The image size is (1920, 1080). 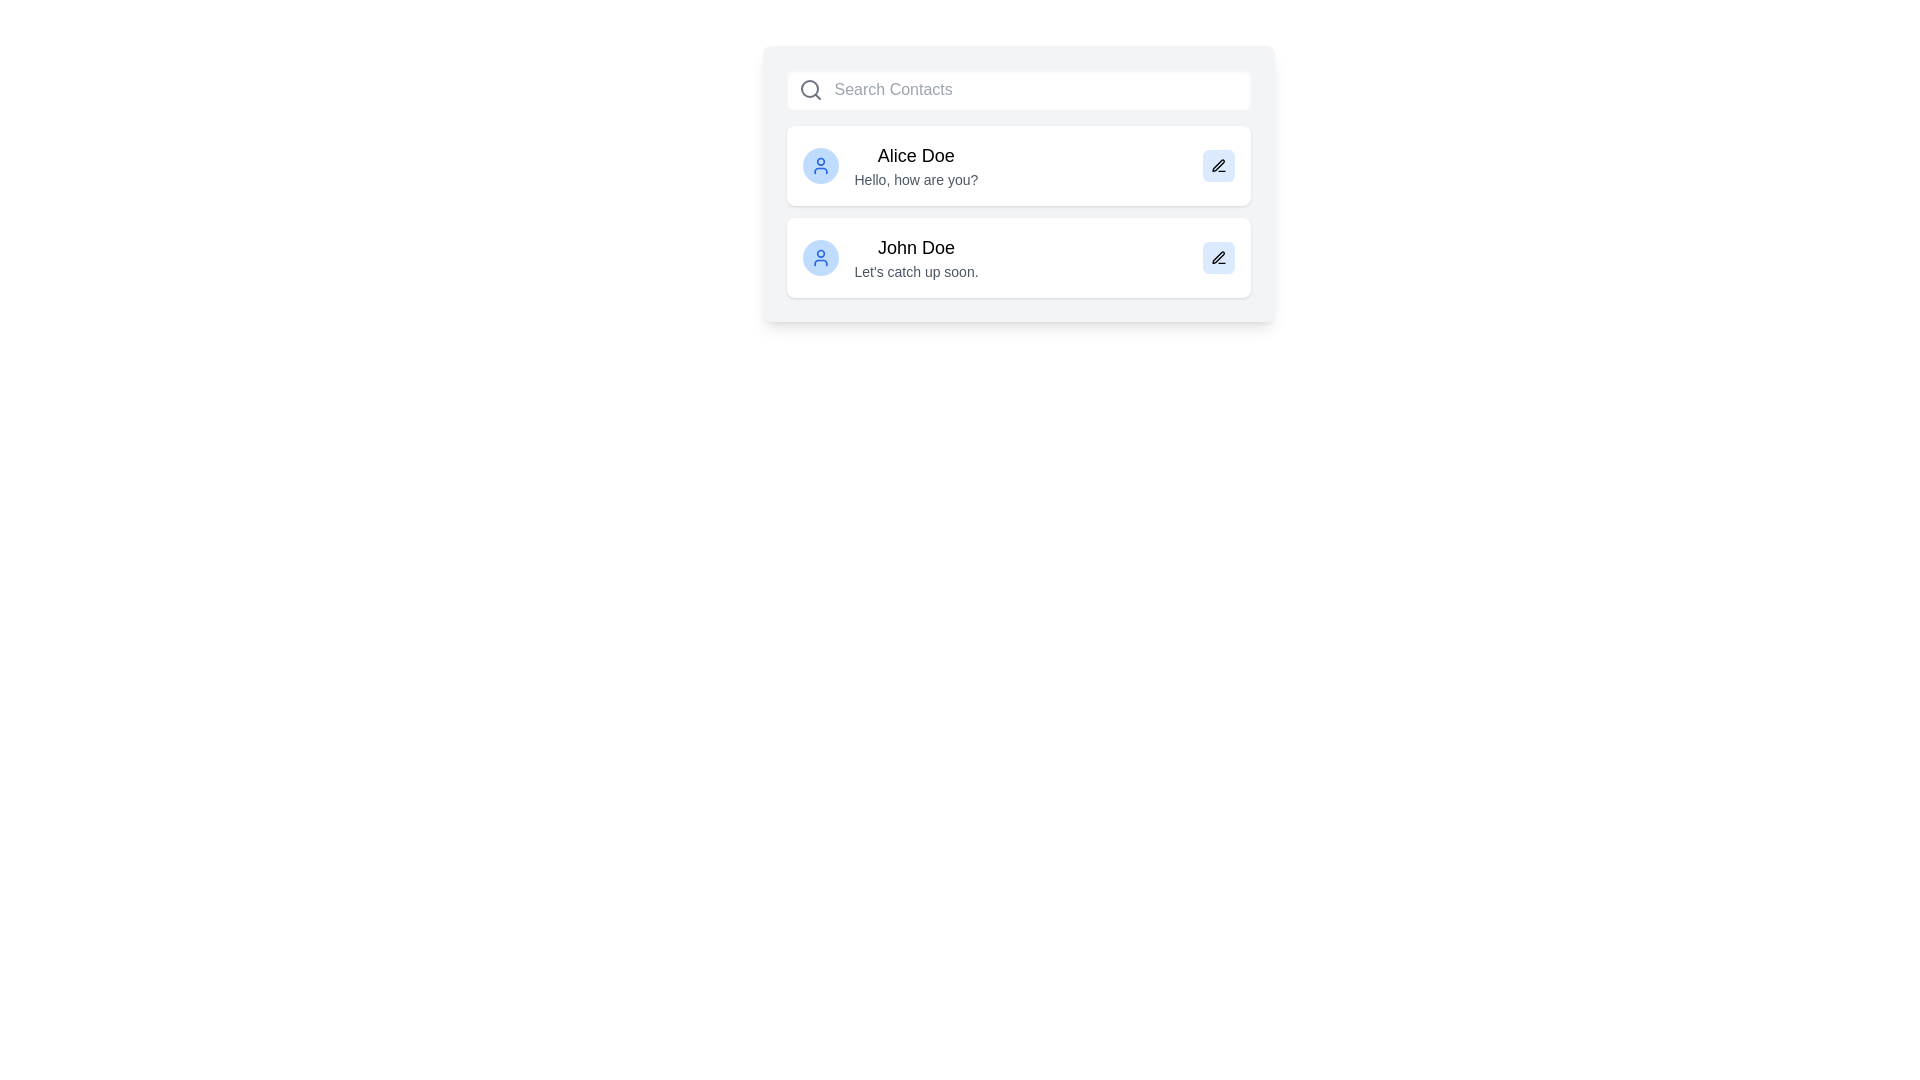 What do you see at coordinates (915, 154) in the screenshot?
I see `the contact name Alice Doe to select it` at bounding box center [915, 154].